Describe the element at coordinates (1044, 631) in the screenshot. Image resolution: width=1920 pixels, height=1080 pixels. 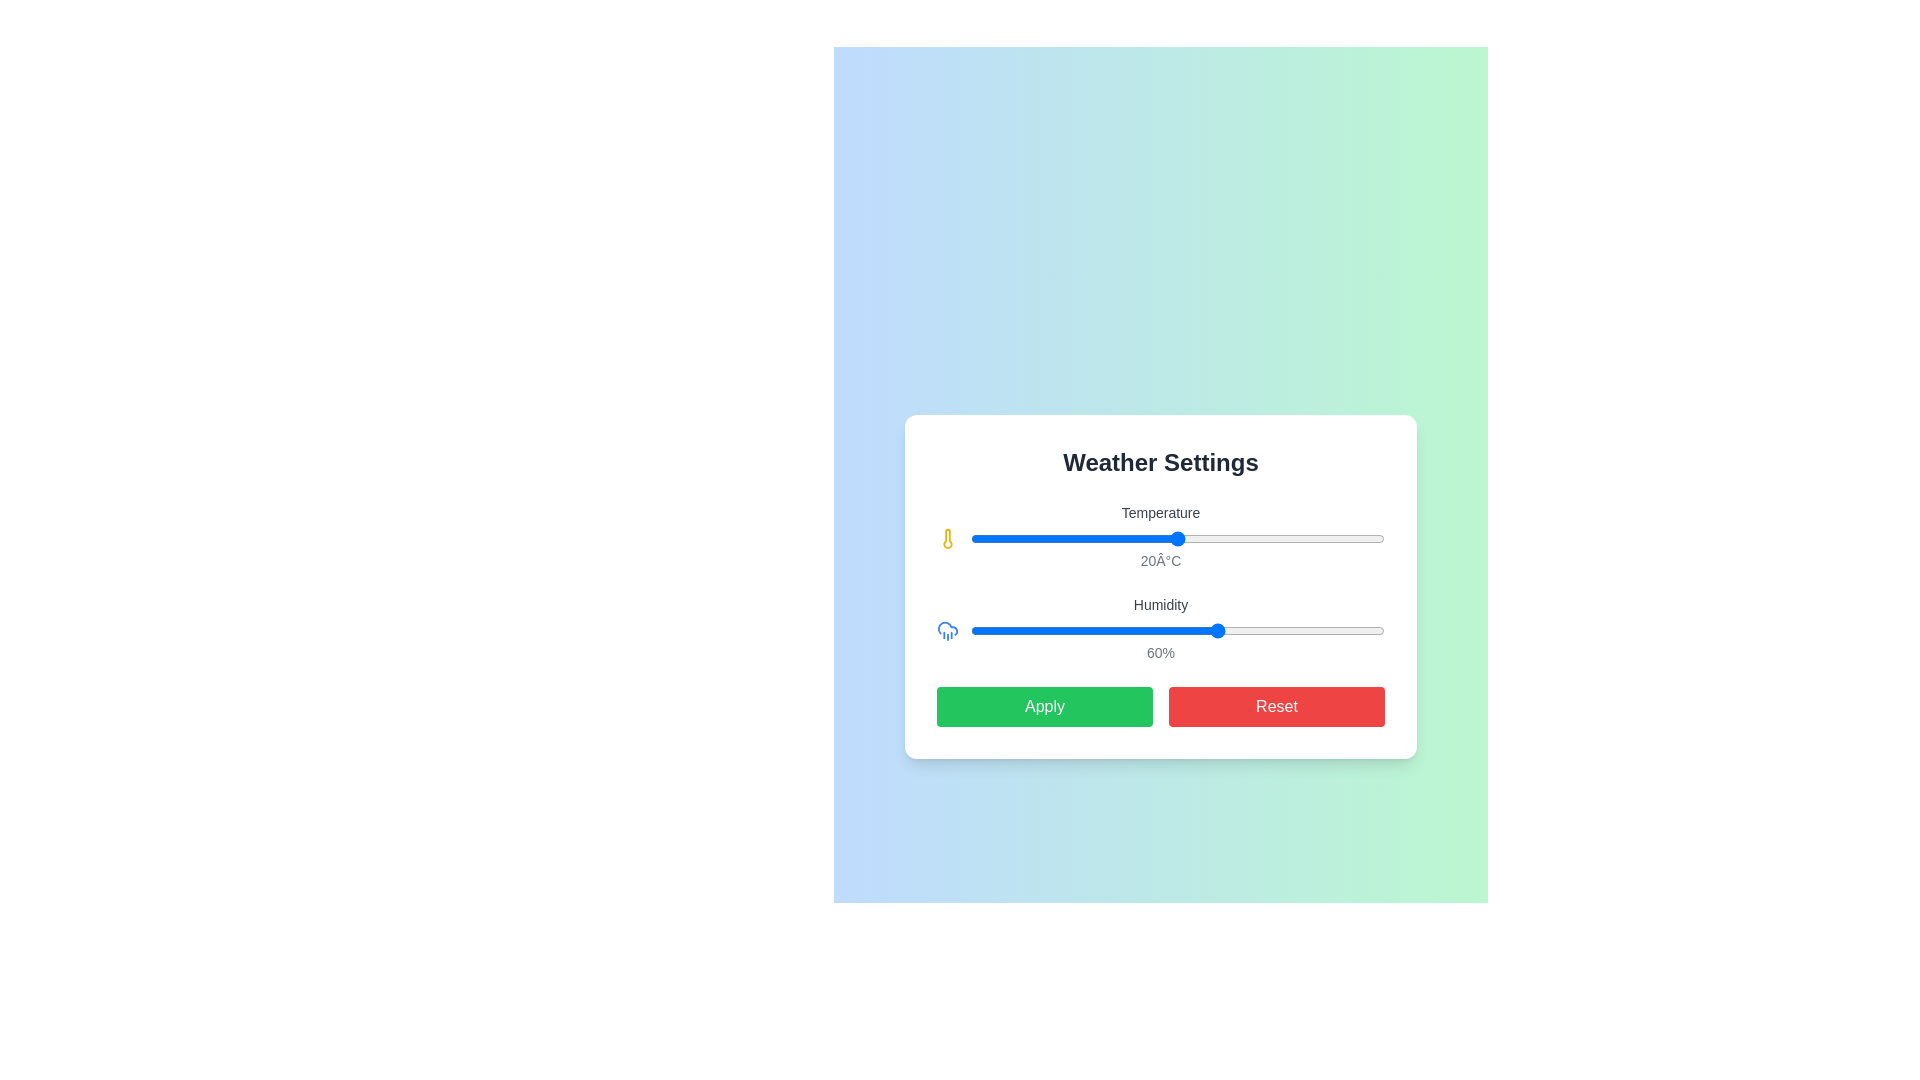
I see `humidity` at that location.